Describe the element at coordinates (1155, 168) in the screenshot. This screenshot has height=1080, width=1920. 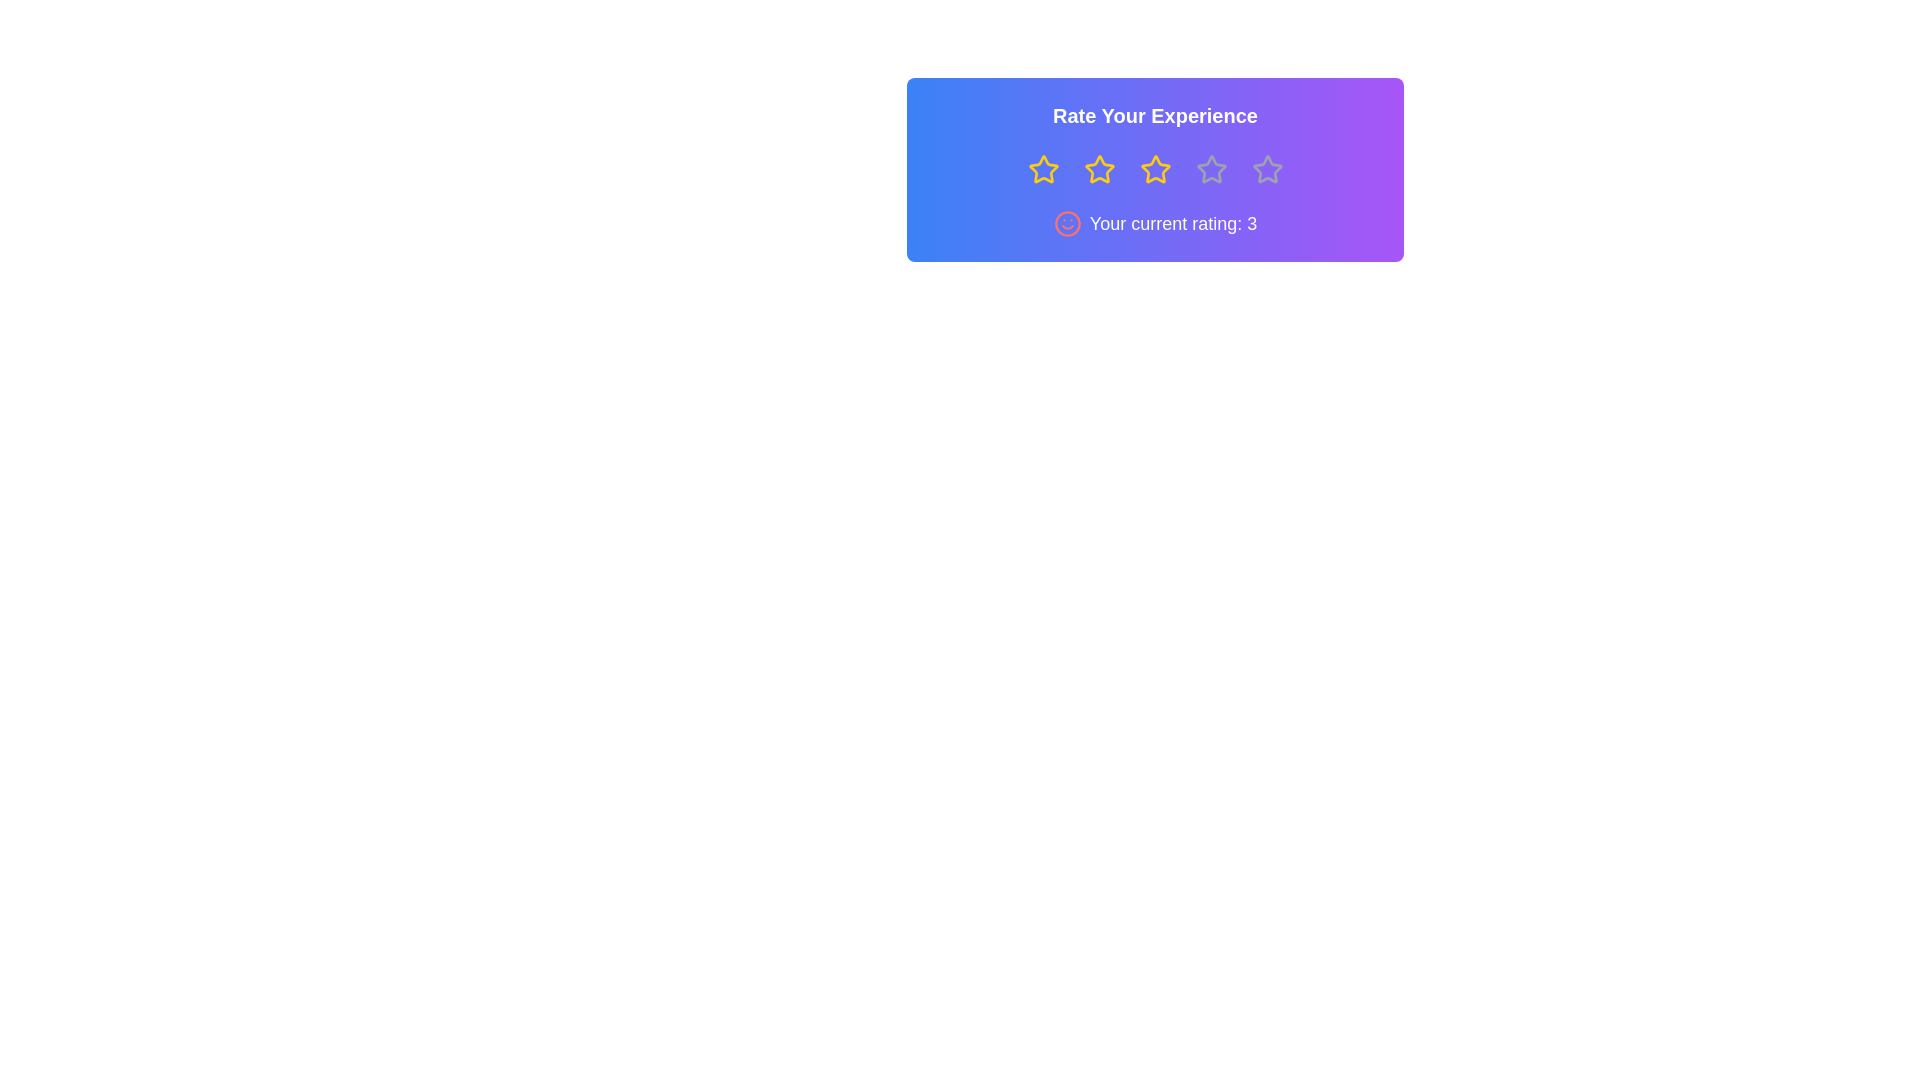
I see `the star representing 3 stars to preview the rating effect` at that location.